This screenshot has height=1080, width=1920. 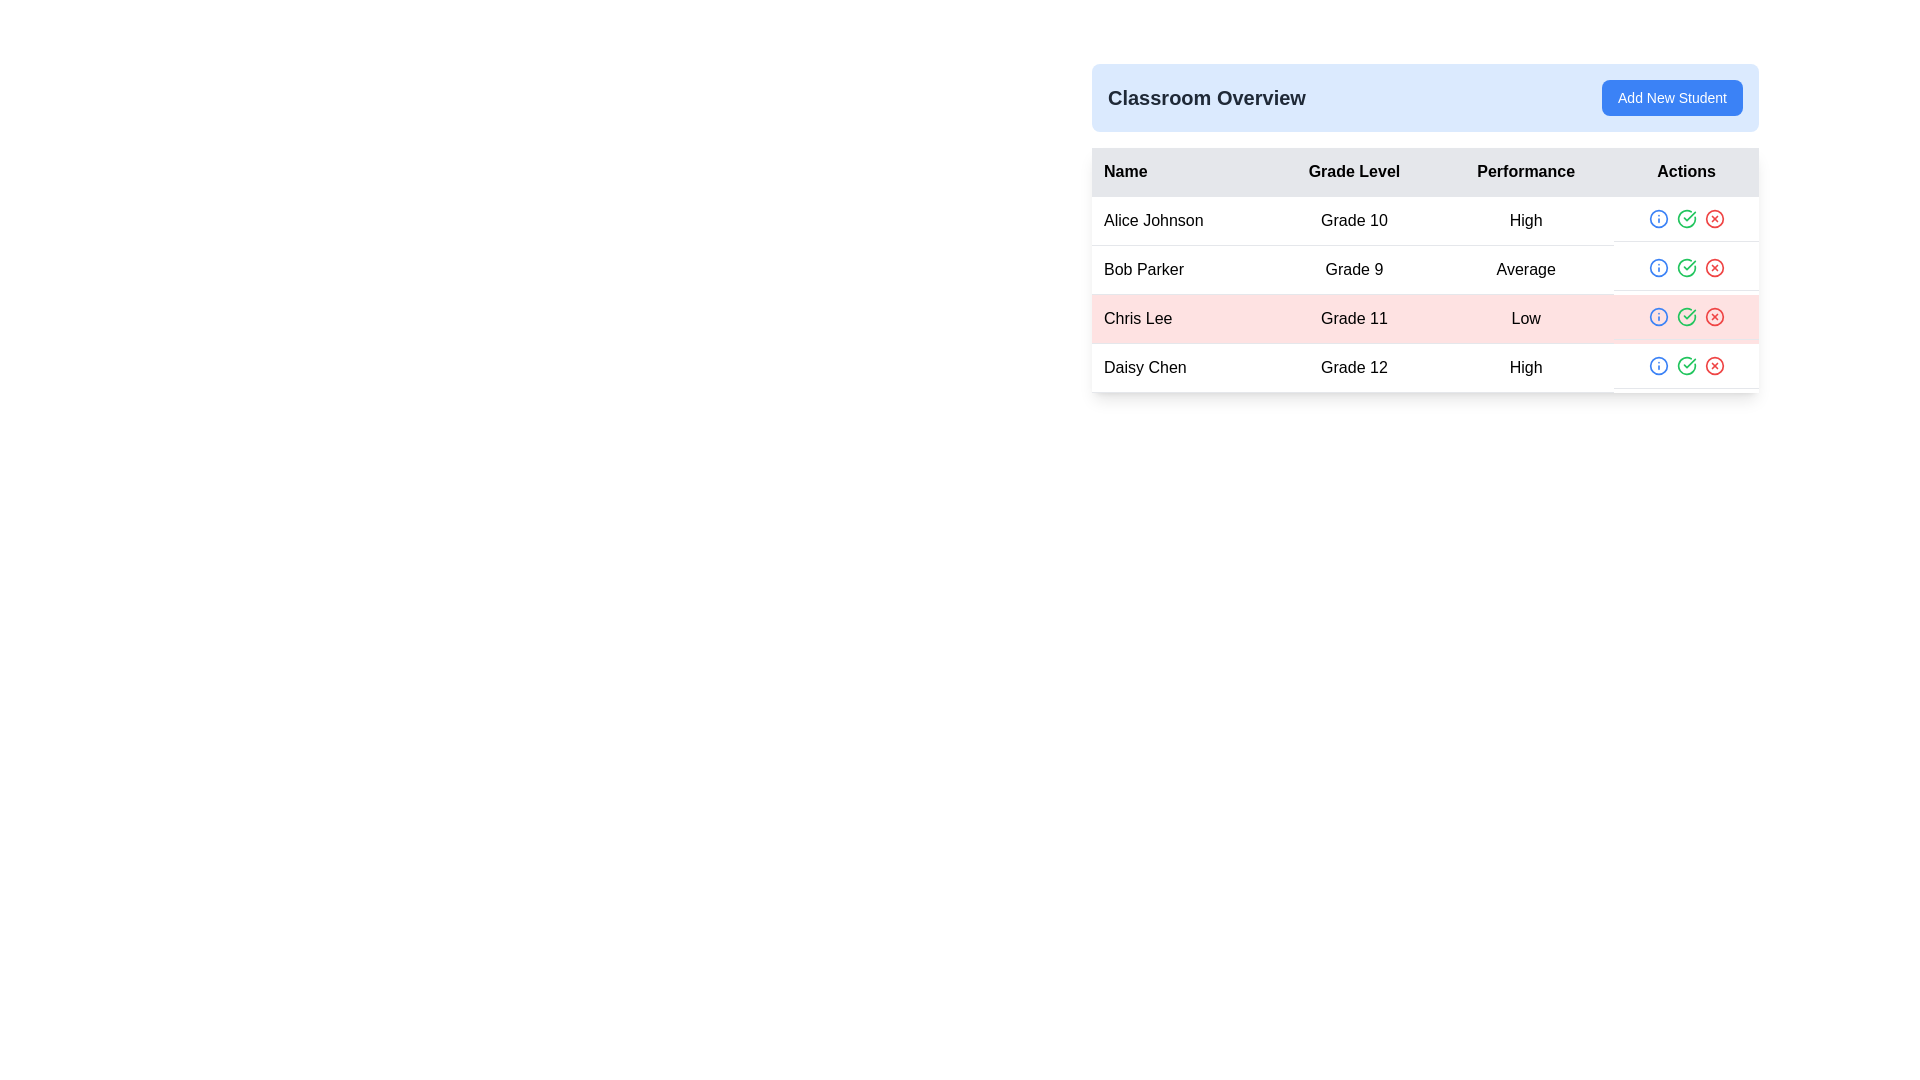 I want to click on the static text label containing the word 'Average' located in the 'Performance' column of the data table, aligned with the row of 'Bob Parker', so click(x=1525, y=270).